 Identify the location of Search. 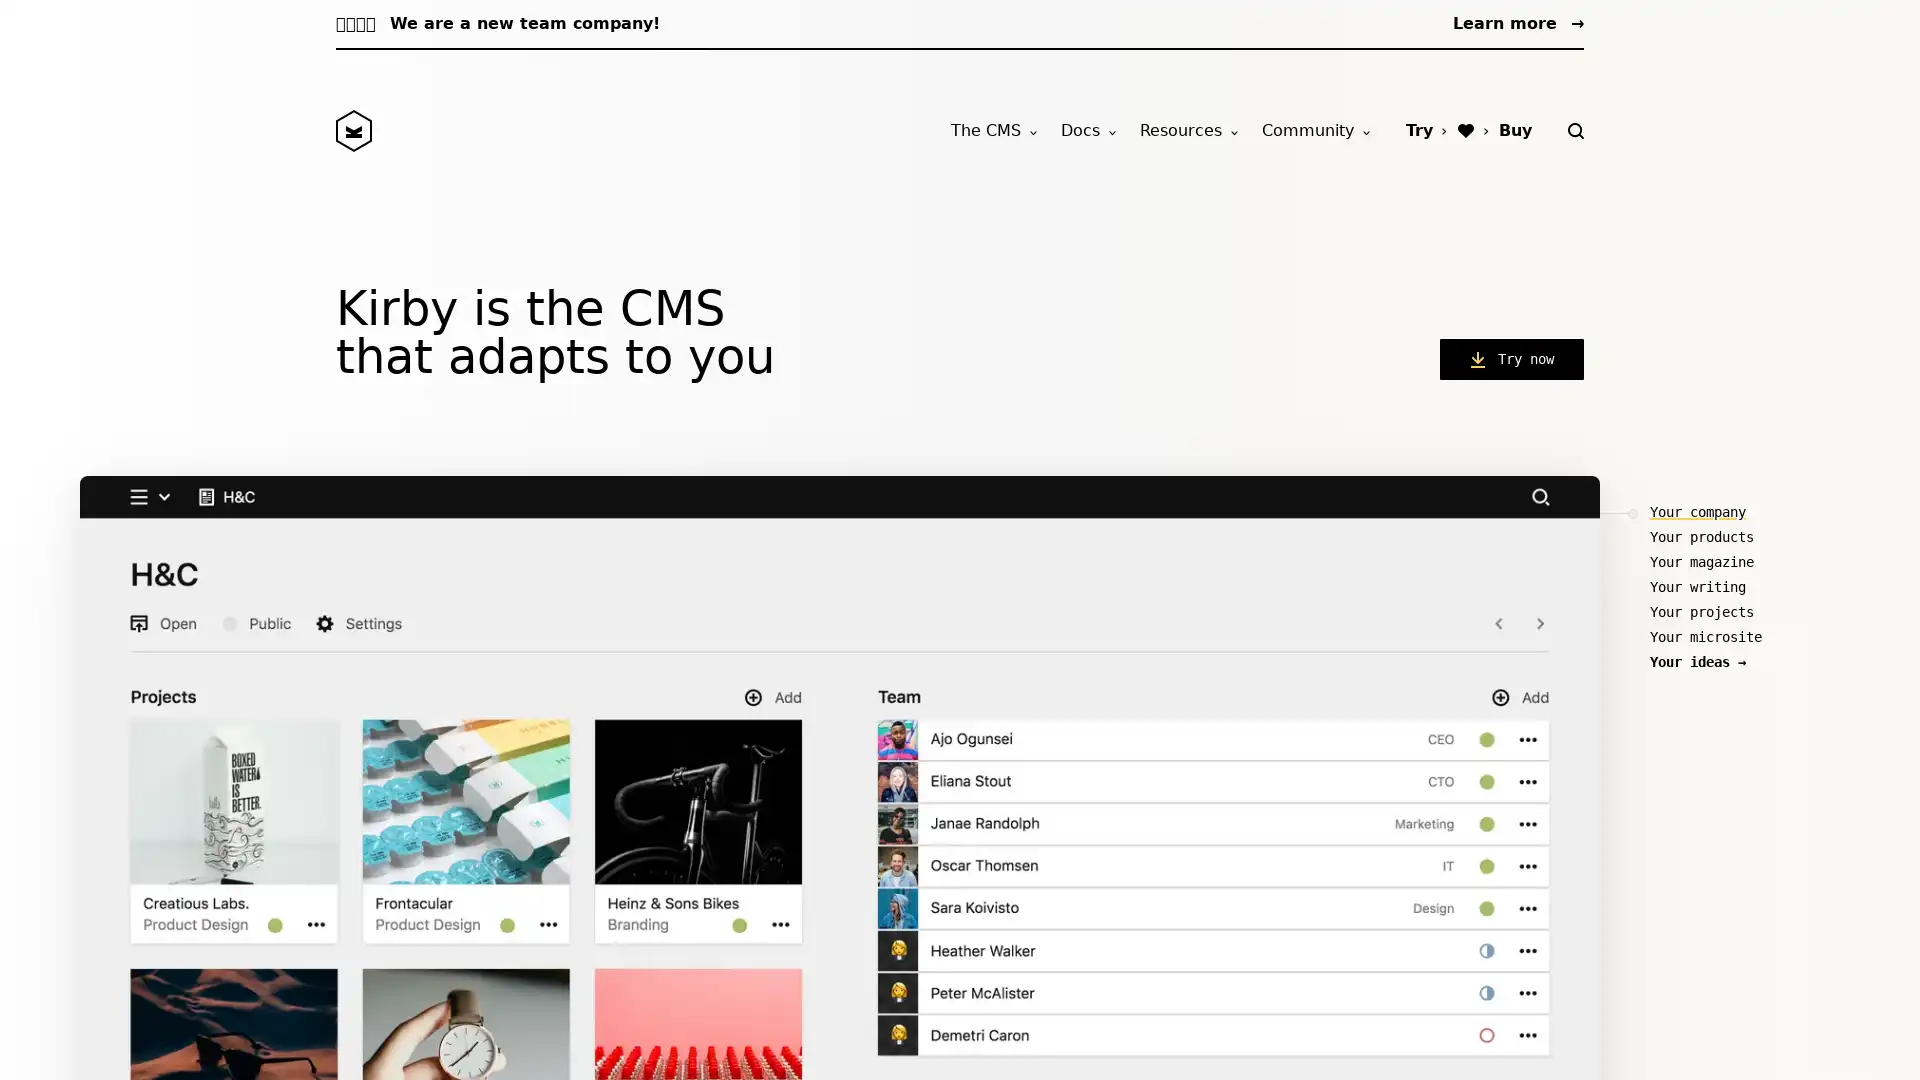
(1574, 131).